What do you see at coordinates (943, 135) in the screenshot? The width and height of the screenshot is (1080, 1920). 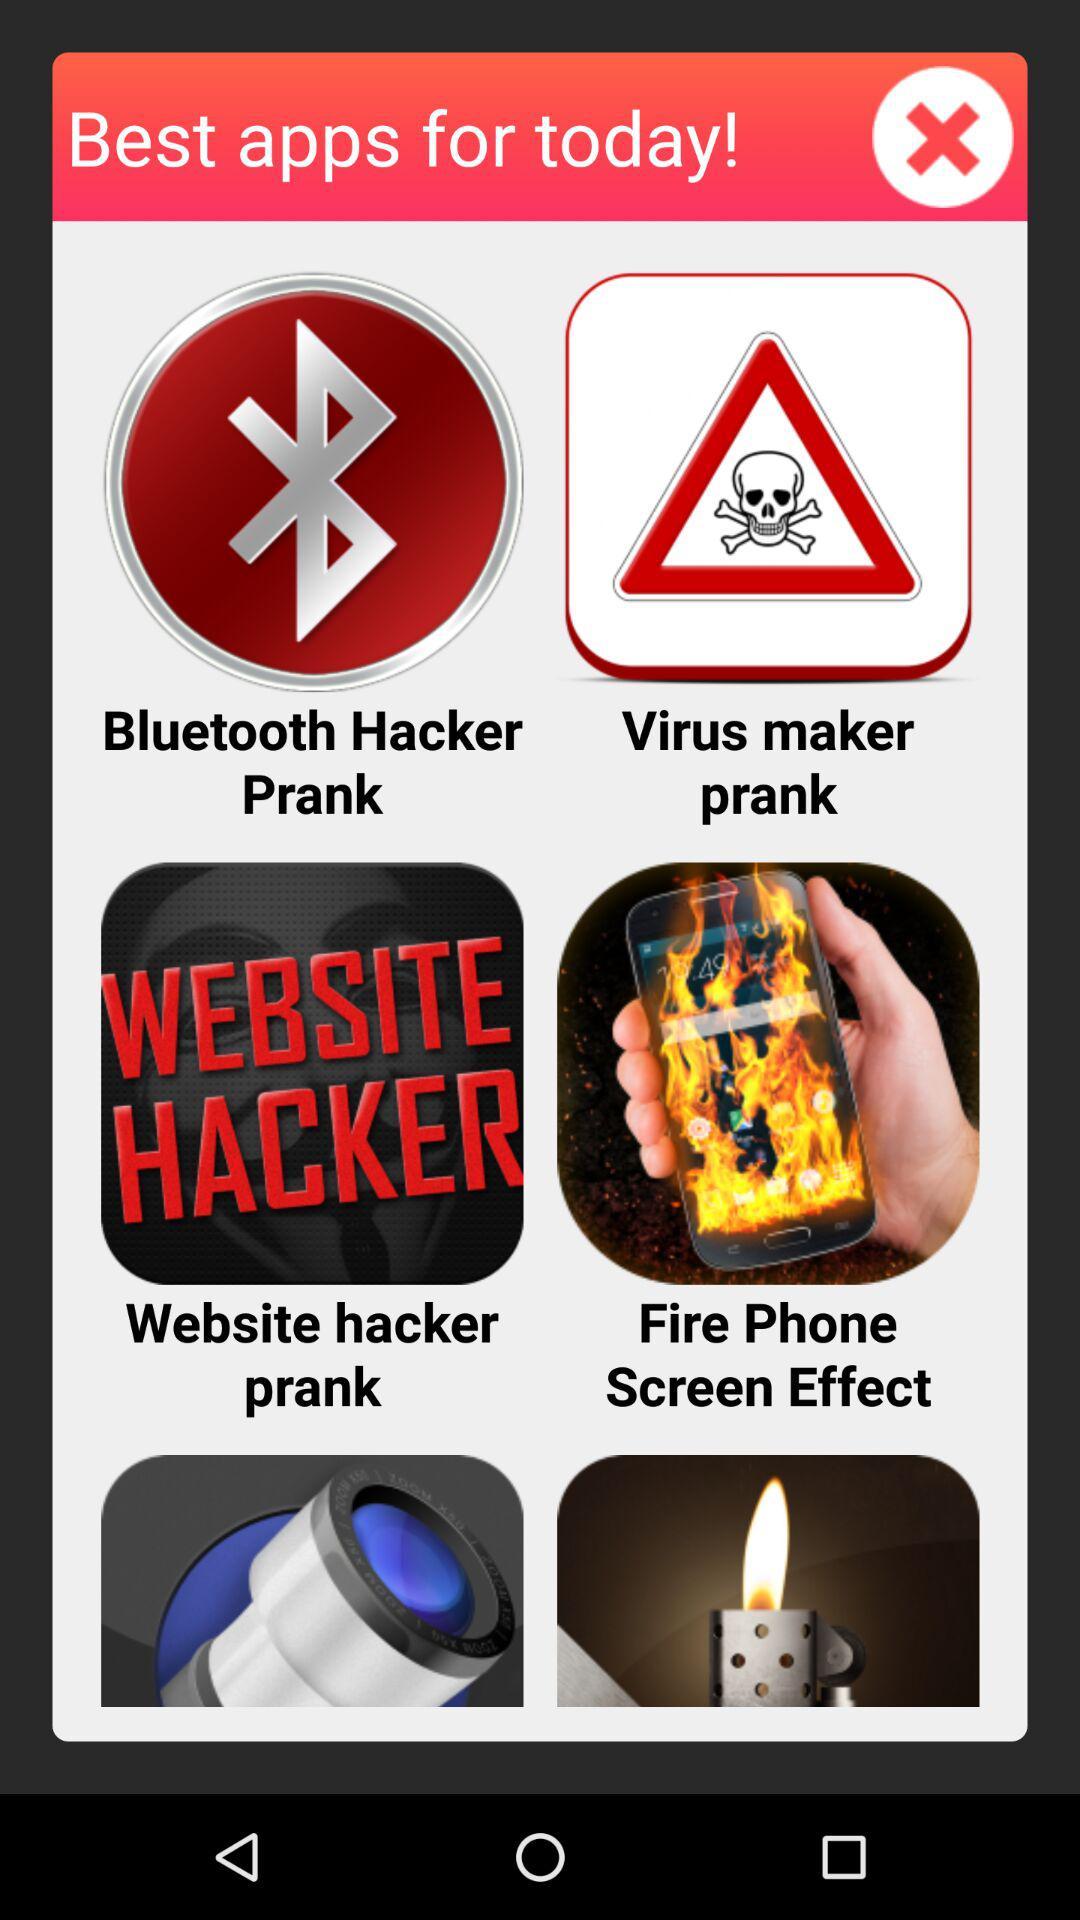 I see `exit screen` at bounding box center [943, 135].